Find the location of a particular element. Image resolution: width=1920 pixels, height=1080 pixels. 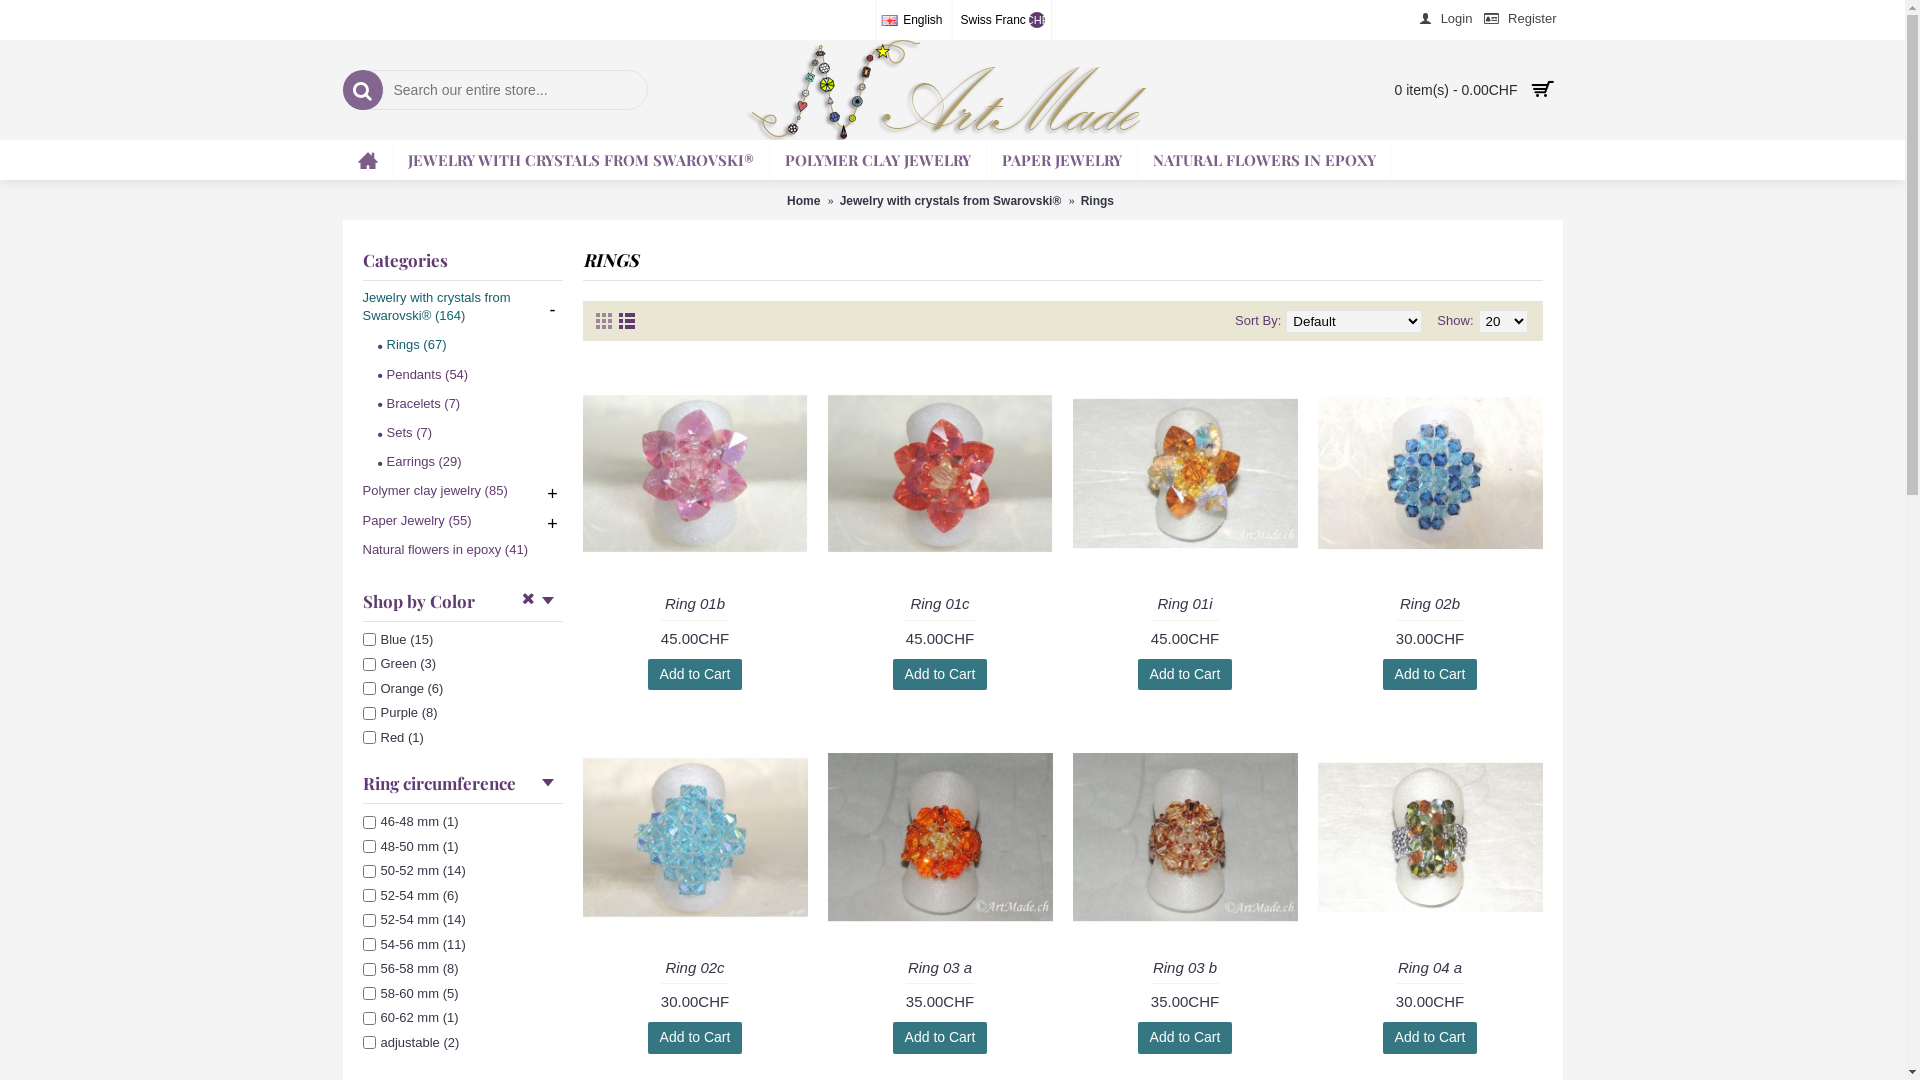

'Ring 01c' is located at coordinates (939, 601).